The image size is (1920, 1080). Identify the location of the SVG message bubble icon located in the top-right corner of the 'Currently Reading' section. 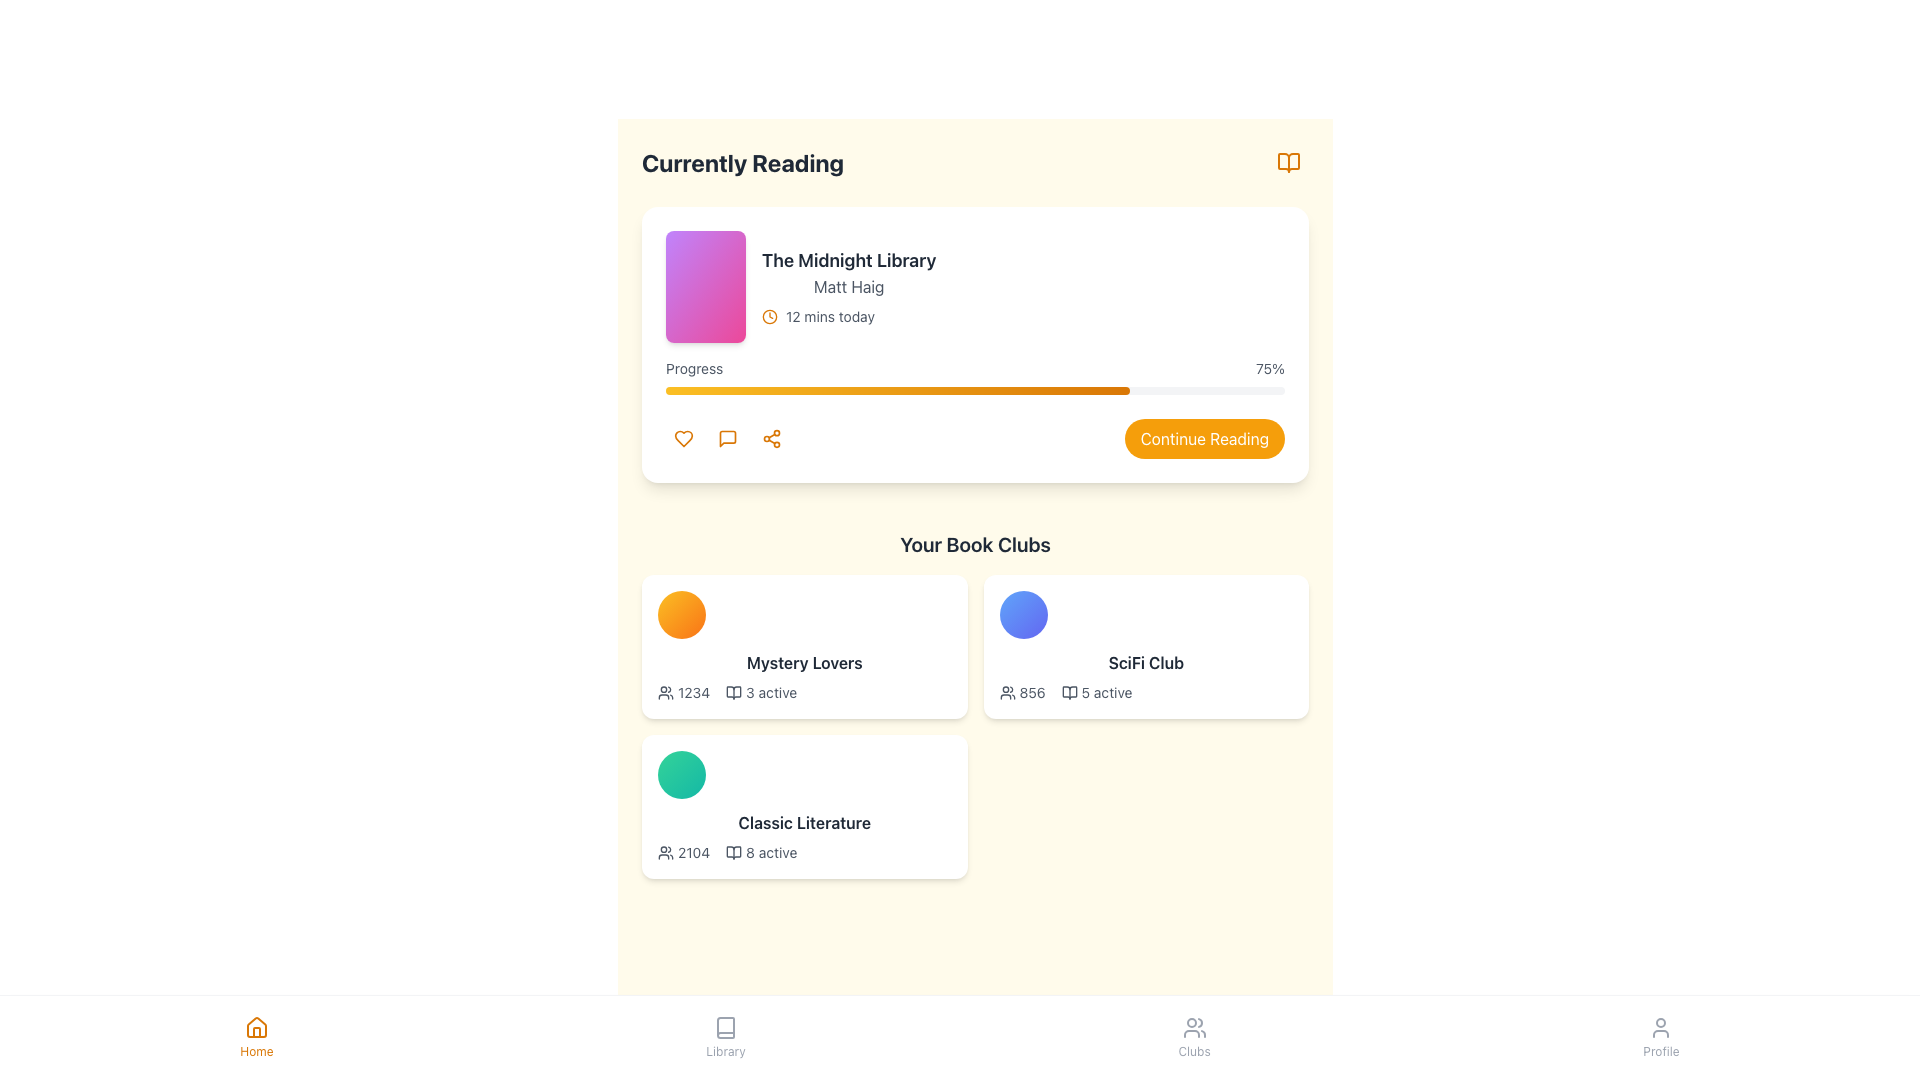
(727, 438).